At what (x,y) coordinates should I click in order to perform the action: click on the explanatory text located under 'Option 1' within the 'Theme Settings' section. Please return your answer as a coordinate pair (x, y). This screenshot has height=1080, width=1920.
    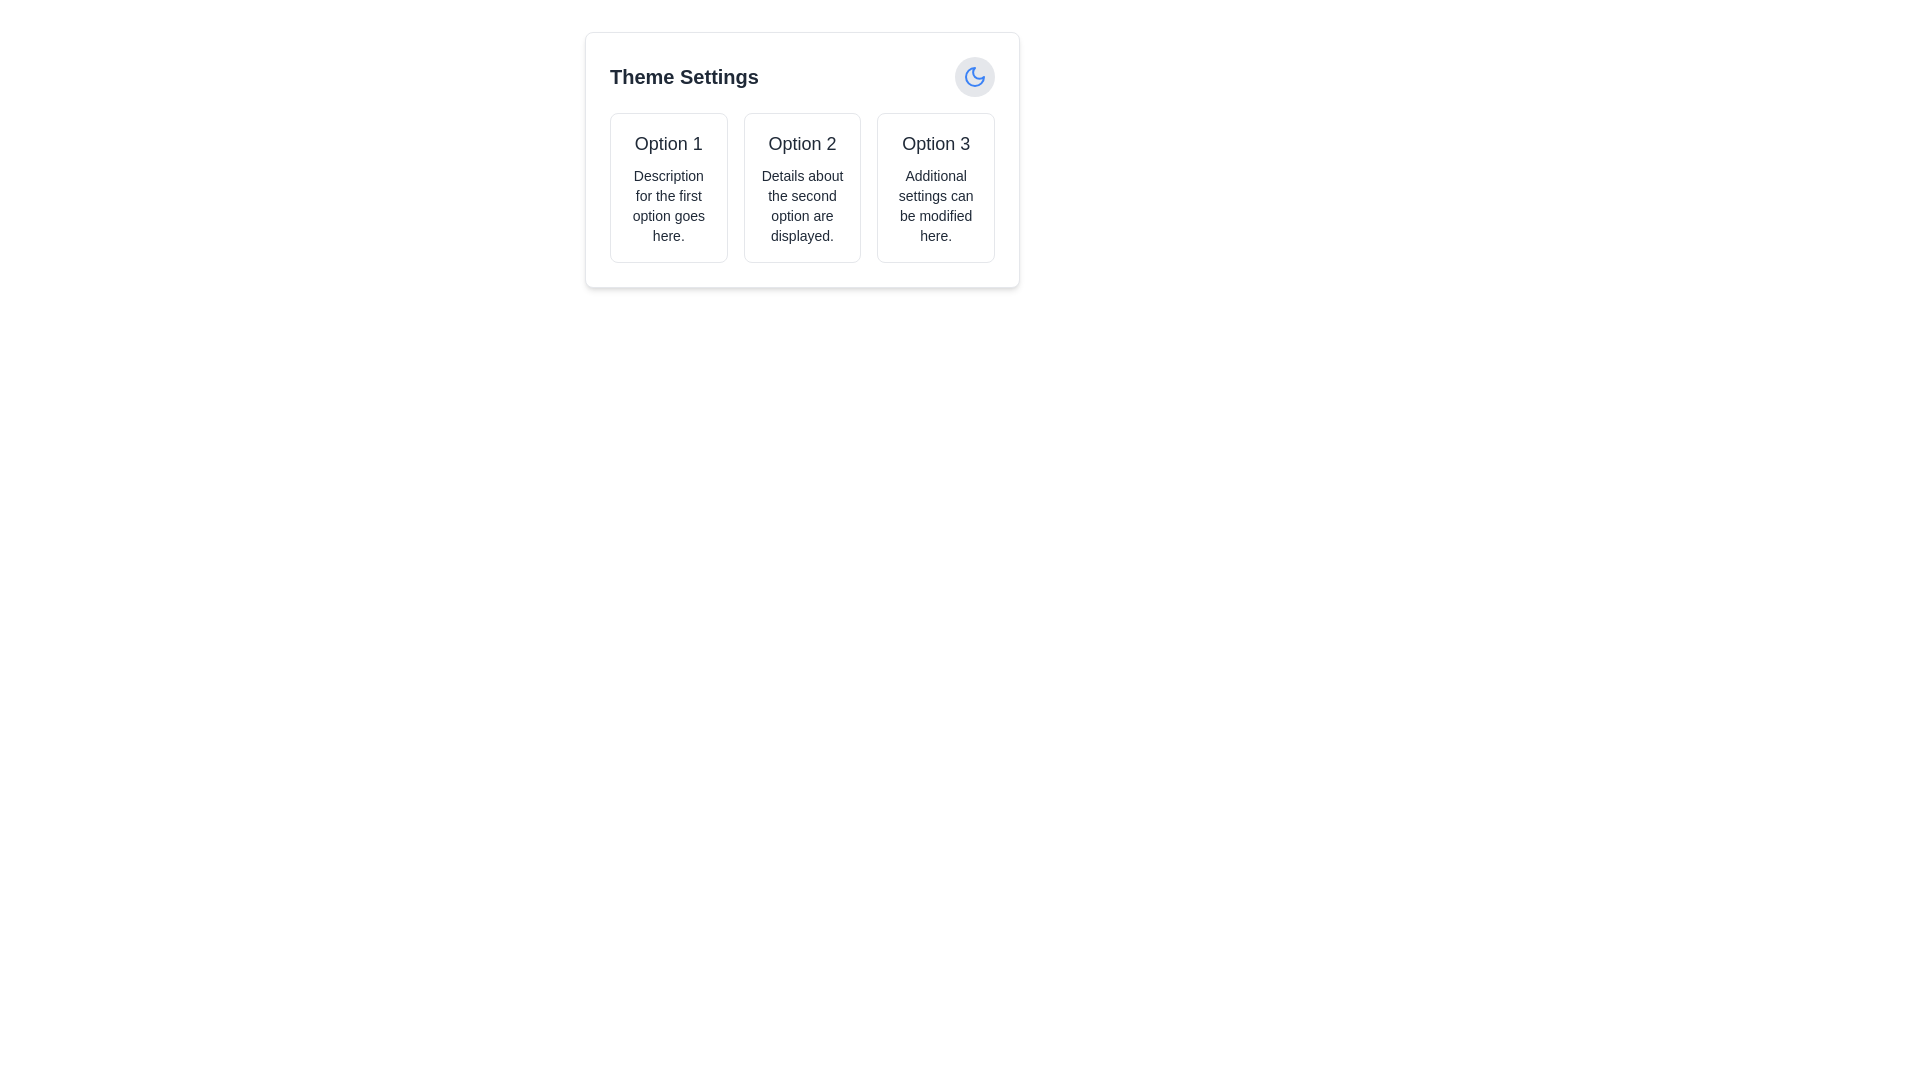
    Looking at the image, I should click on (668, 205).